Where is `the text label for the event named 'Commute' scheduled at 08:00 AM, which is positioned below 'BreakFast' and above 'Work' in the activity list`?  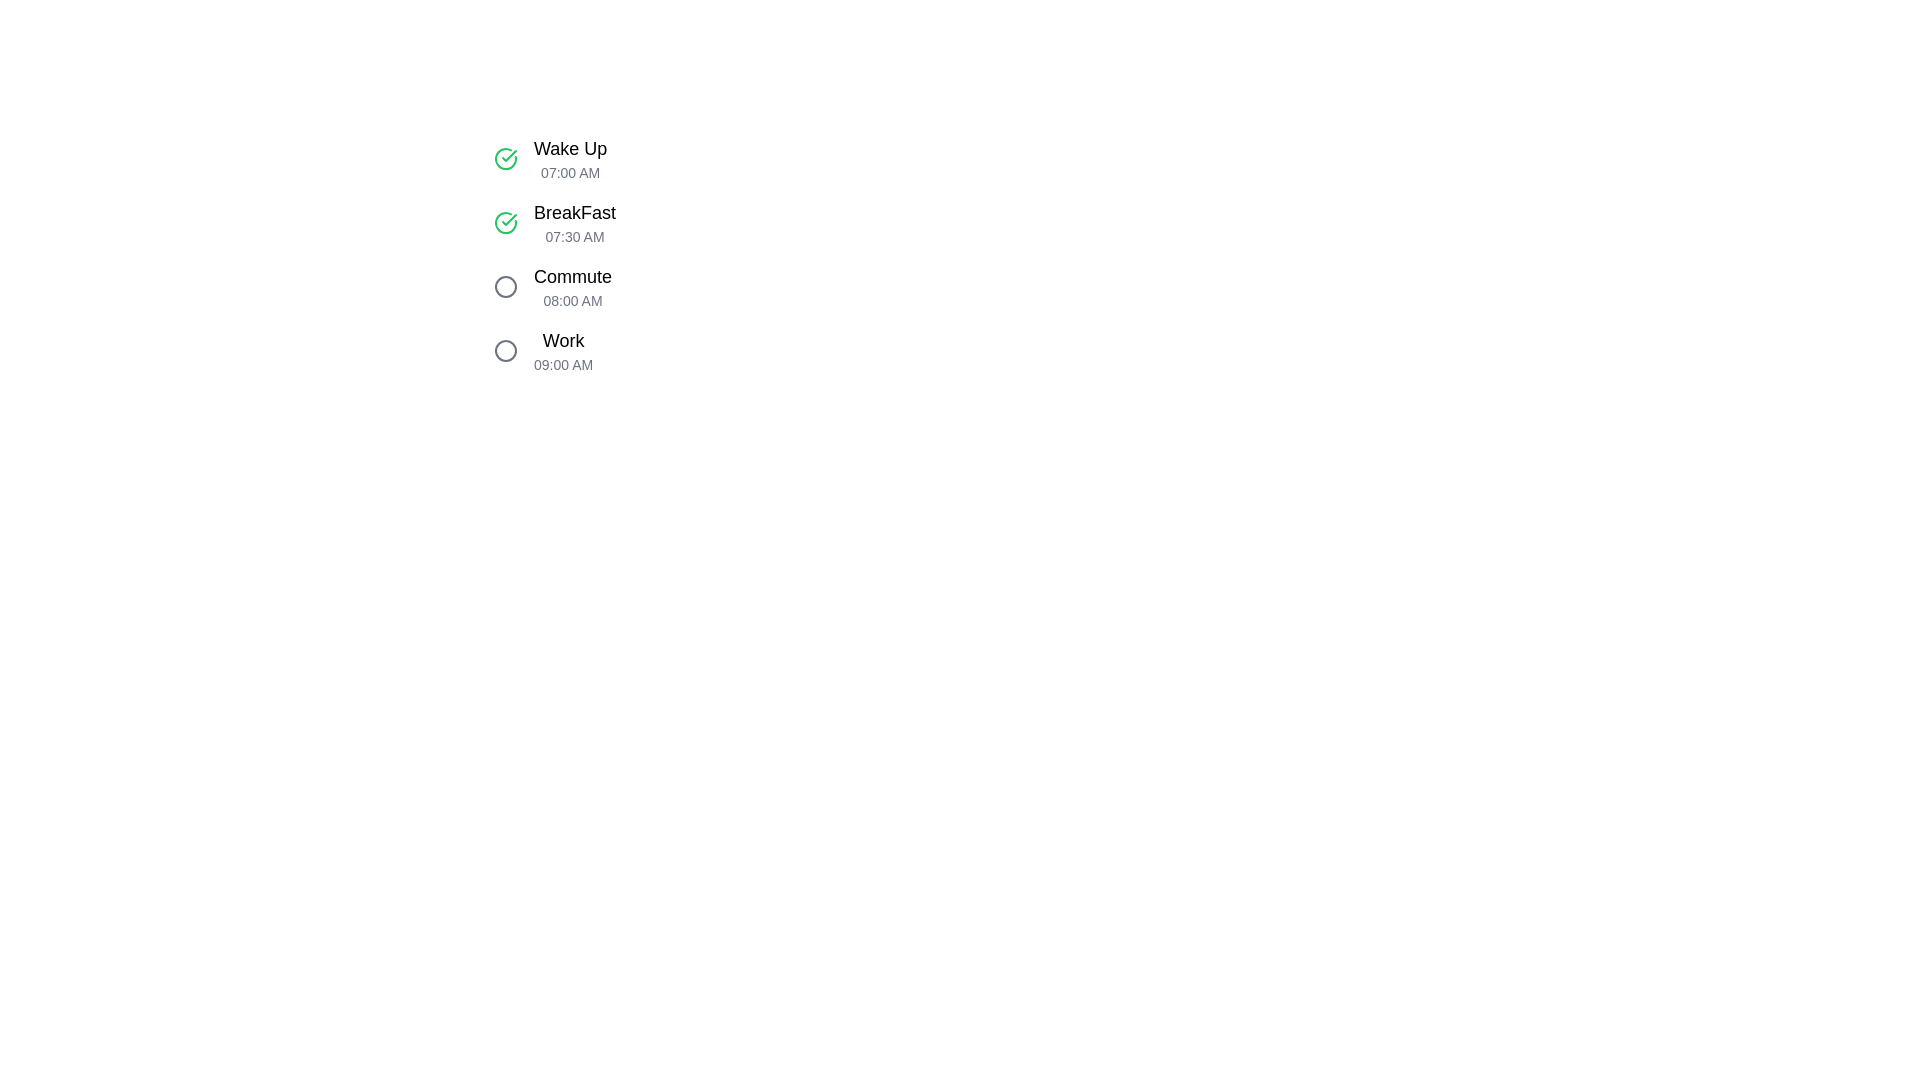
the text label for the event named 'Commute' scheduled at 08:00 AM, which is positioned below 'BreakFast' and above 'Work' in the activity list is located at coordinates (571, 277).